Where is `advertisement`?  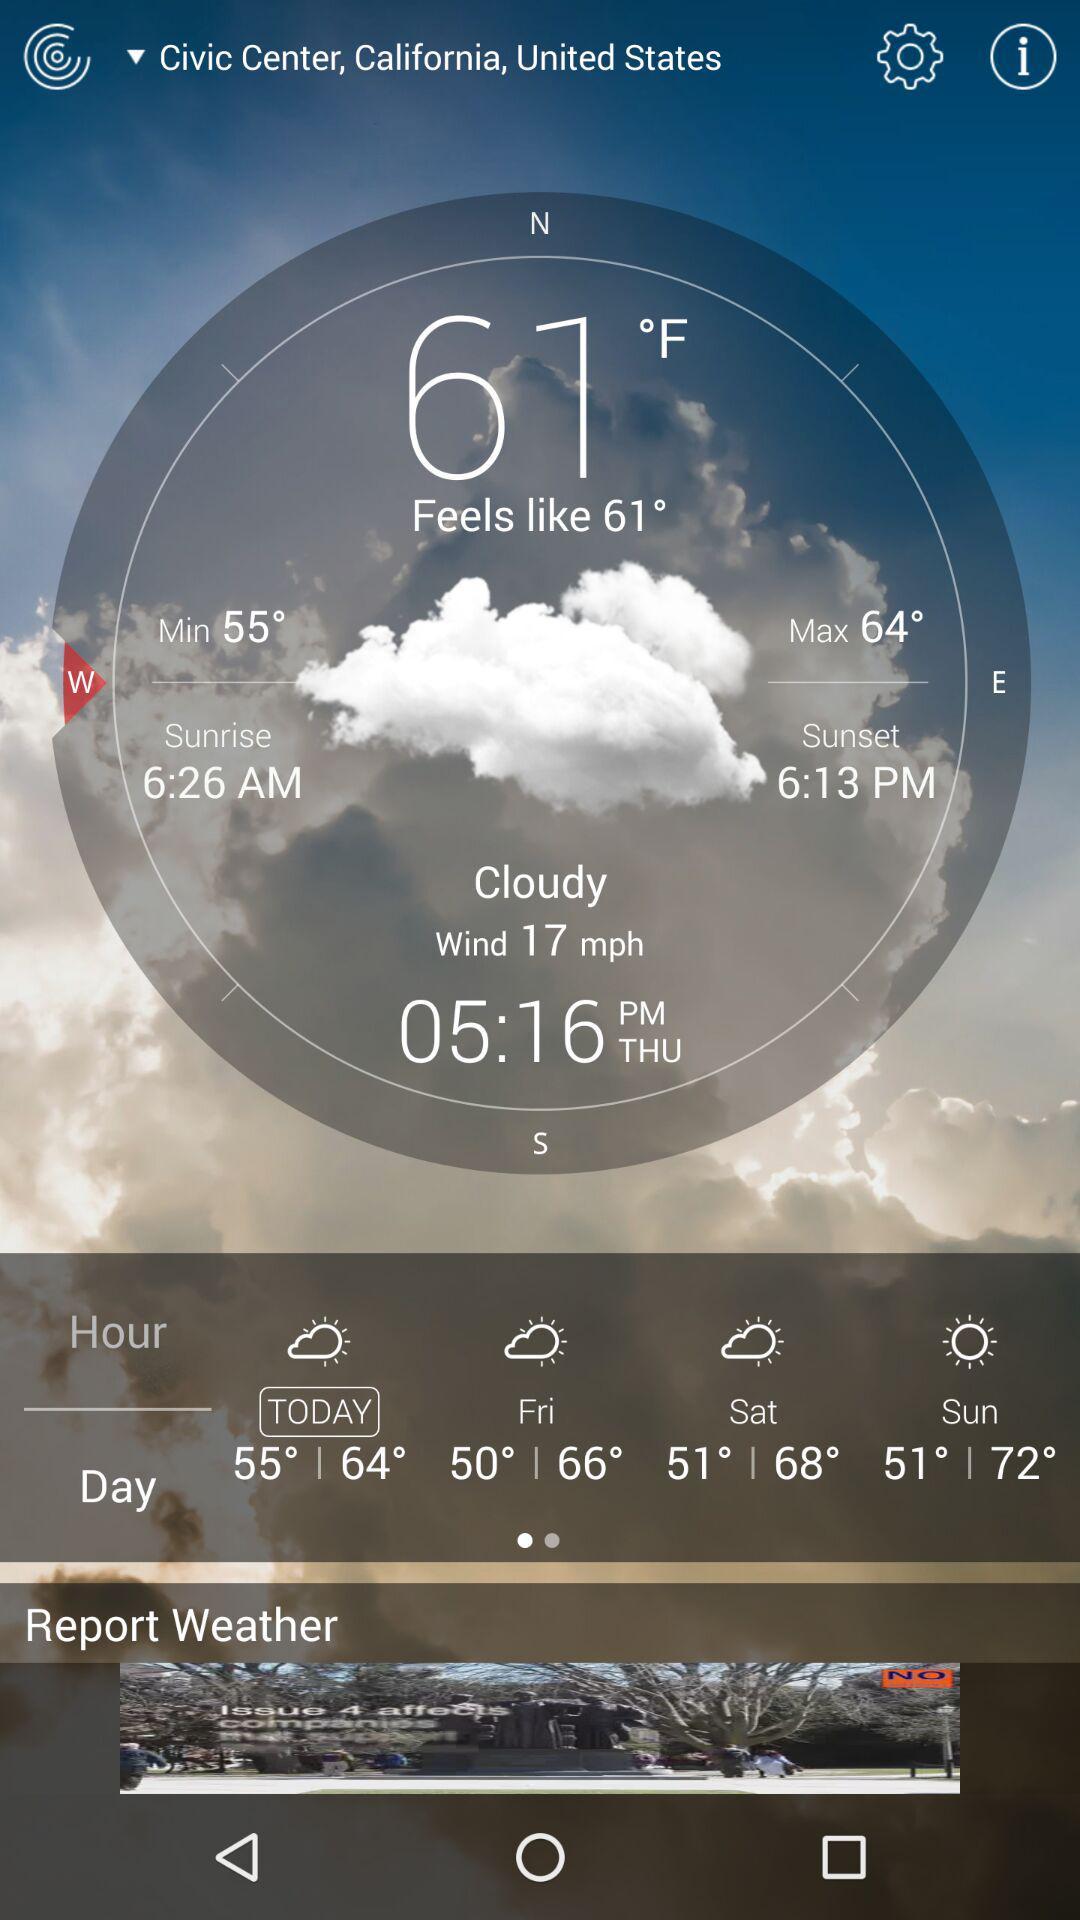 advertisement is located at coordinates (540, 1727).